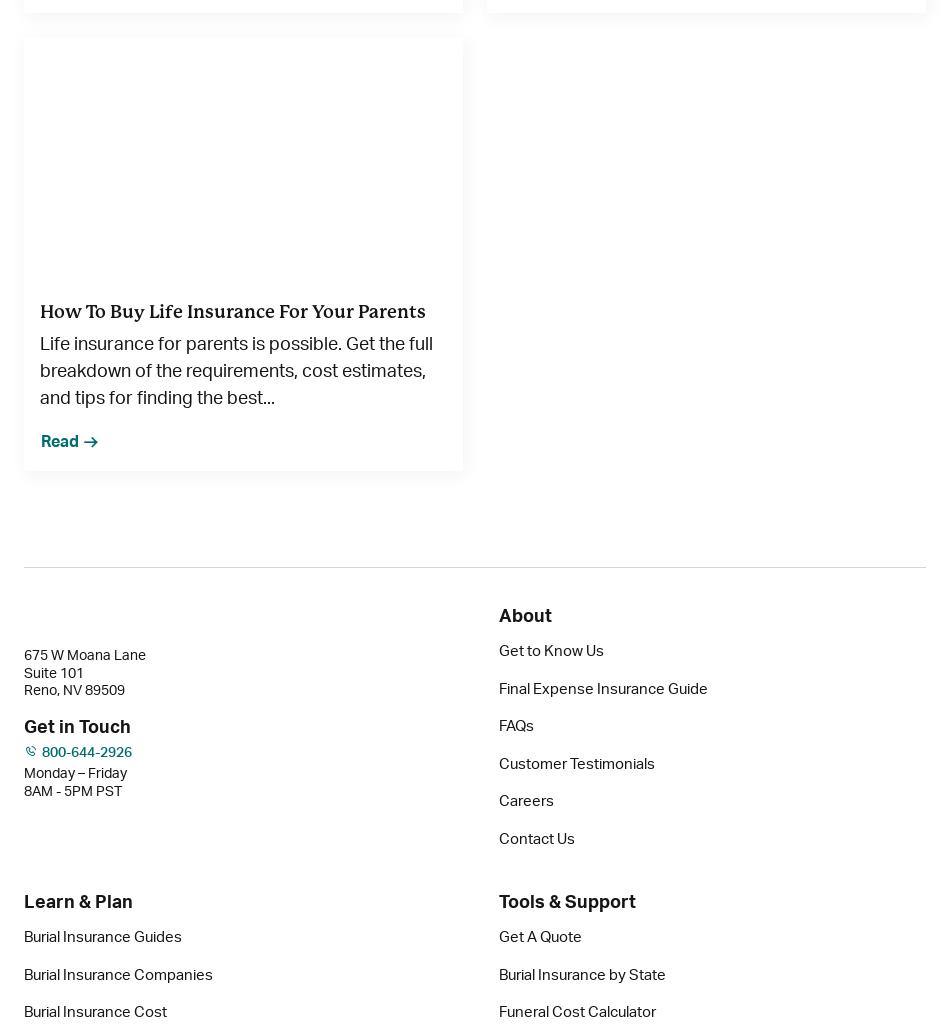 The height and width of the screenshot is (1034, 950). I want to click on 'Burial Insurance by State', so click(499, 973).